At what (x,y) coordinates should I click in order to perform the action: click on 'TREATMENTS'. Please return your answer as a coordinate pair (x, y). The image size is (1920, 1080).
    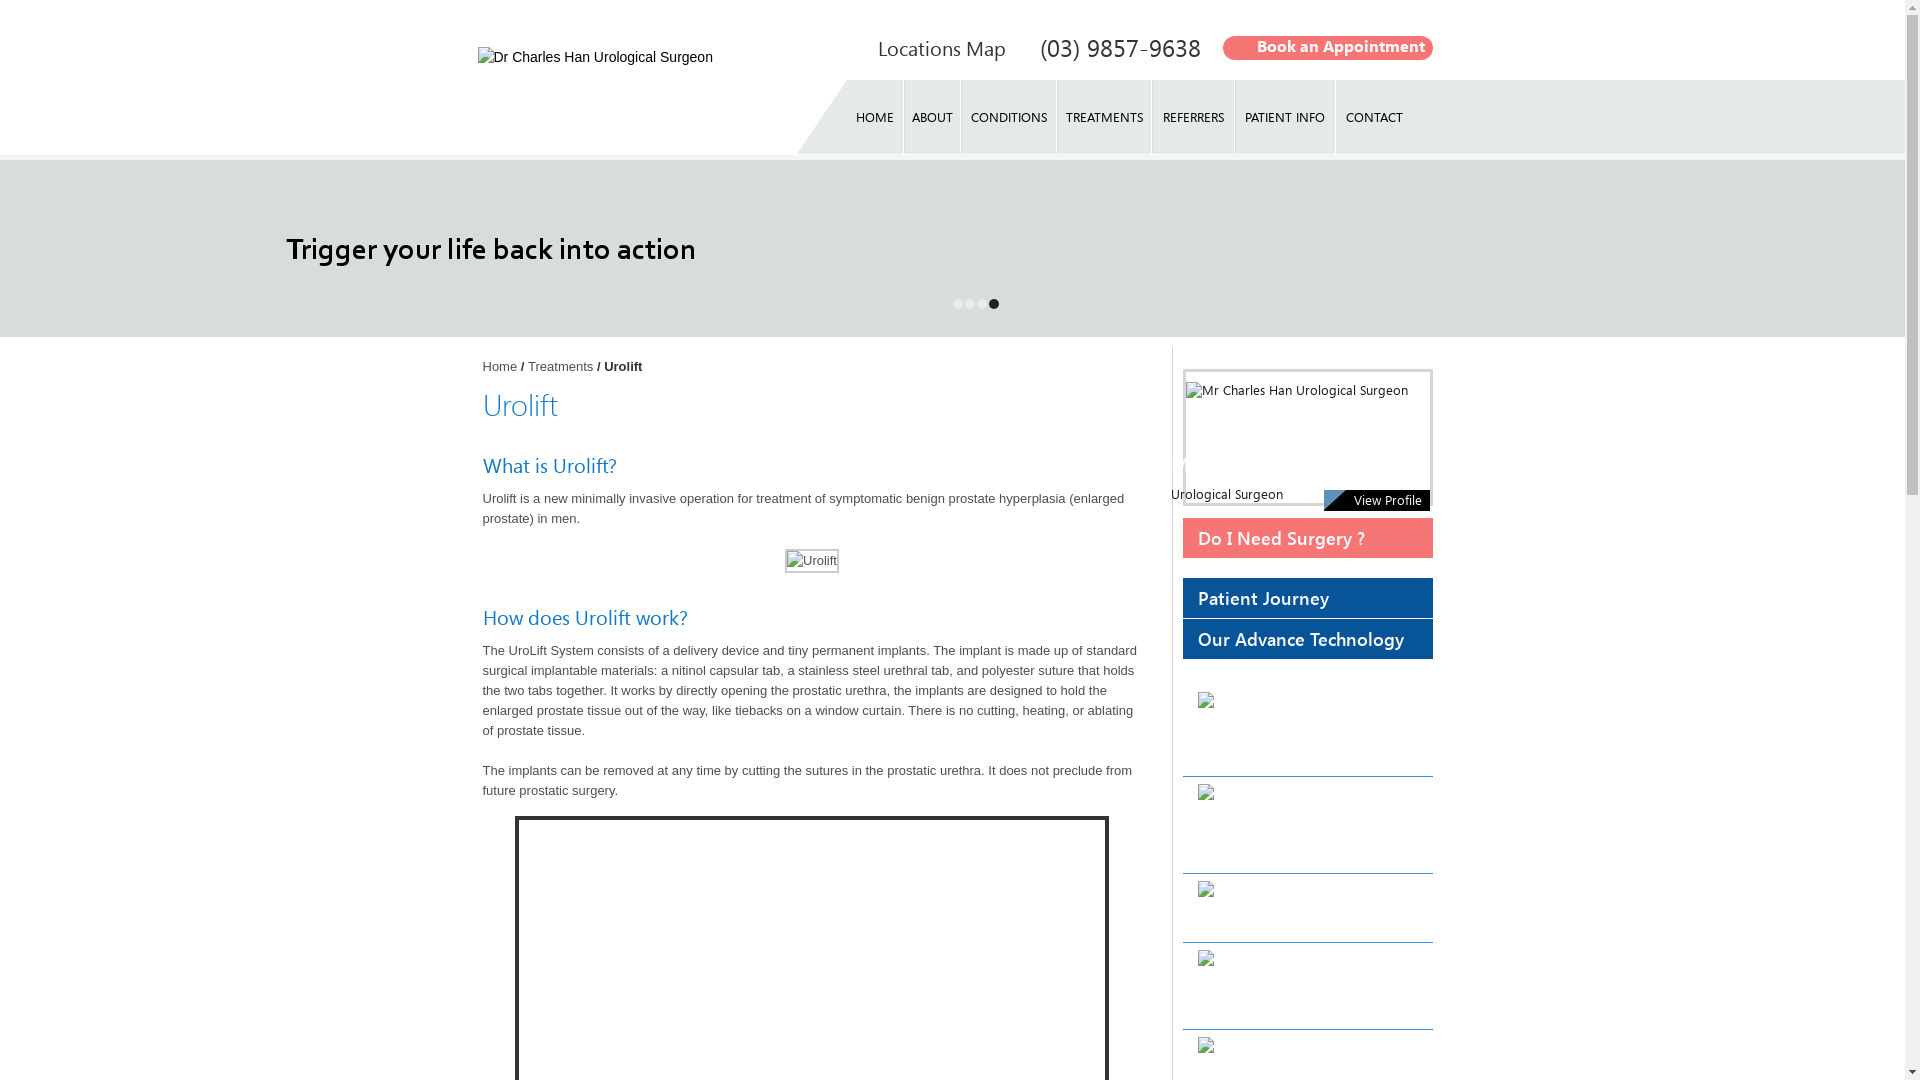
    Looking at the image, I should click on (1103, 116).